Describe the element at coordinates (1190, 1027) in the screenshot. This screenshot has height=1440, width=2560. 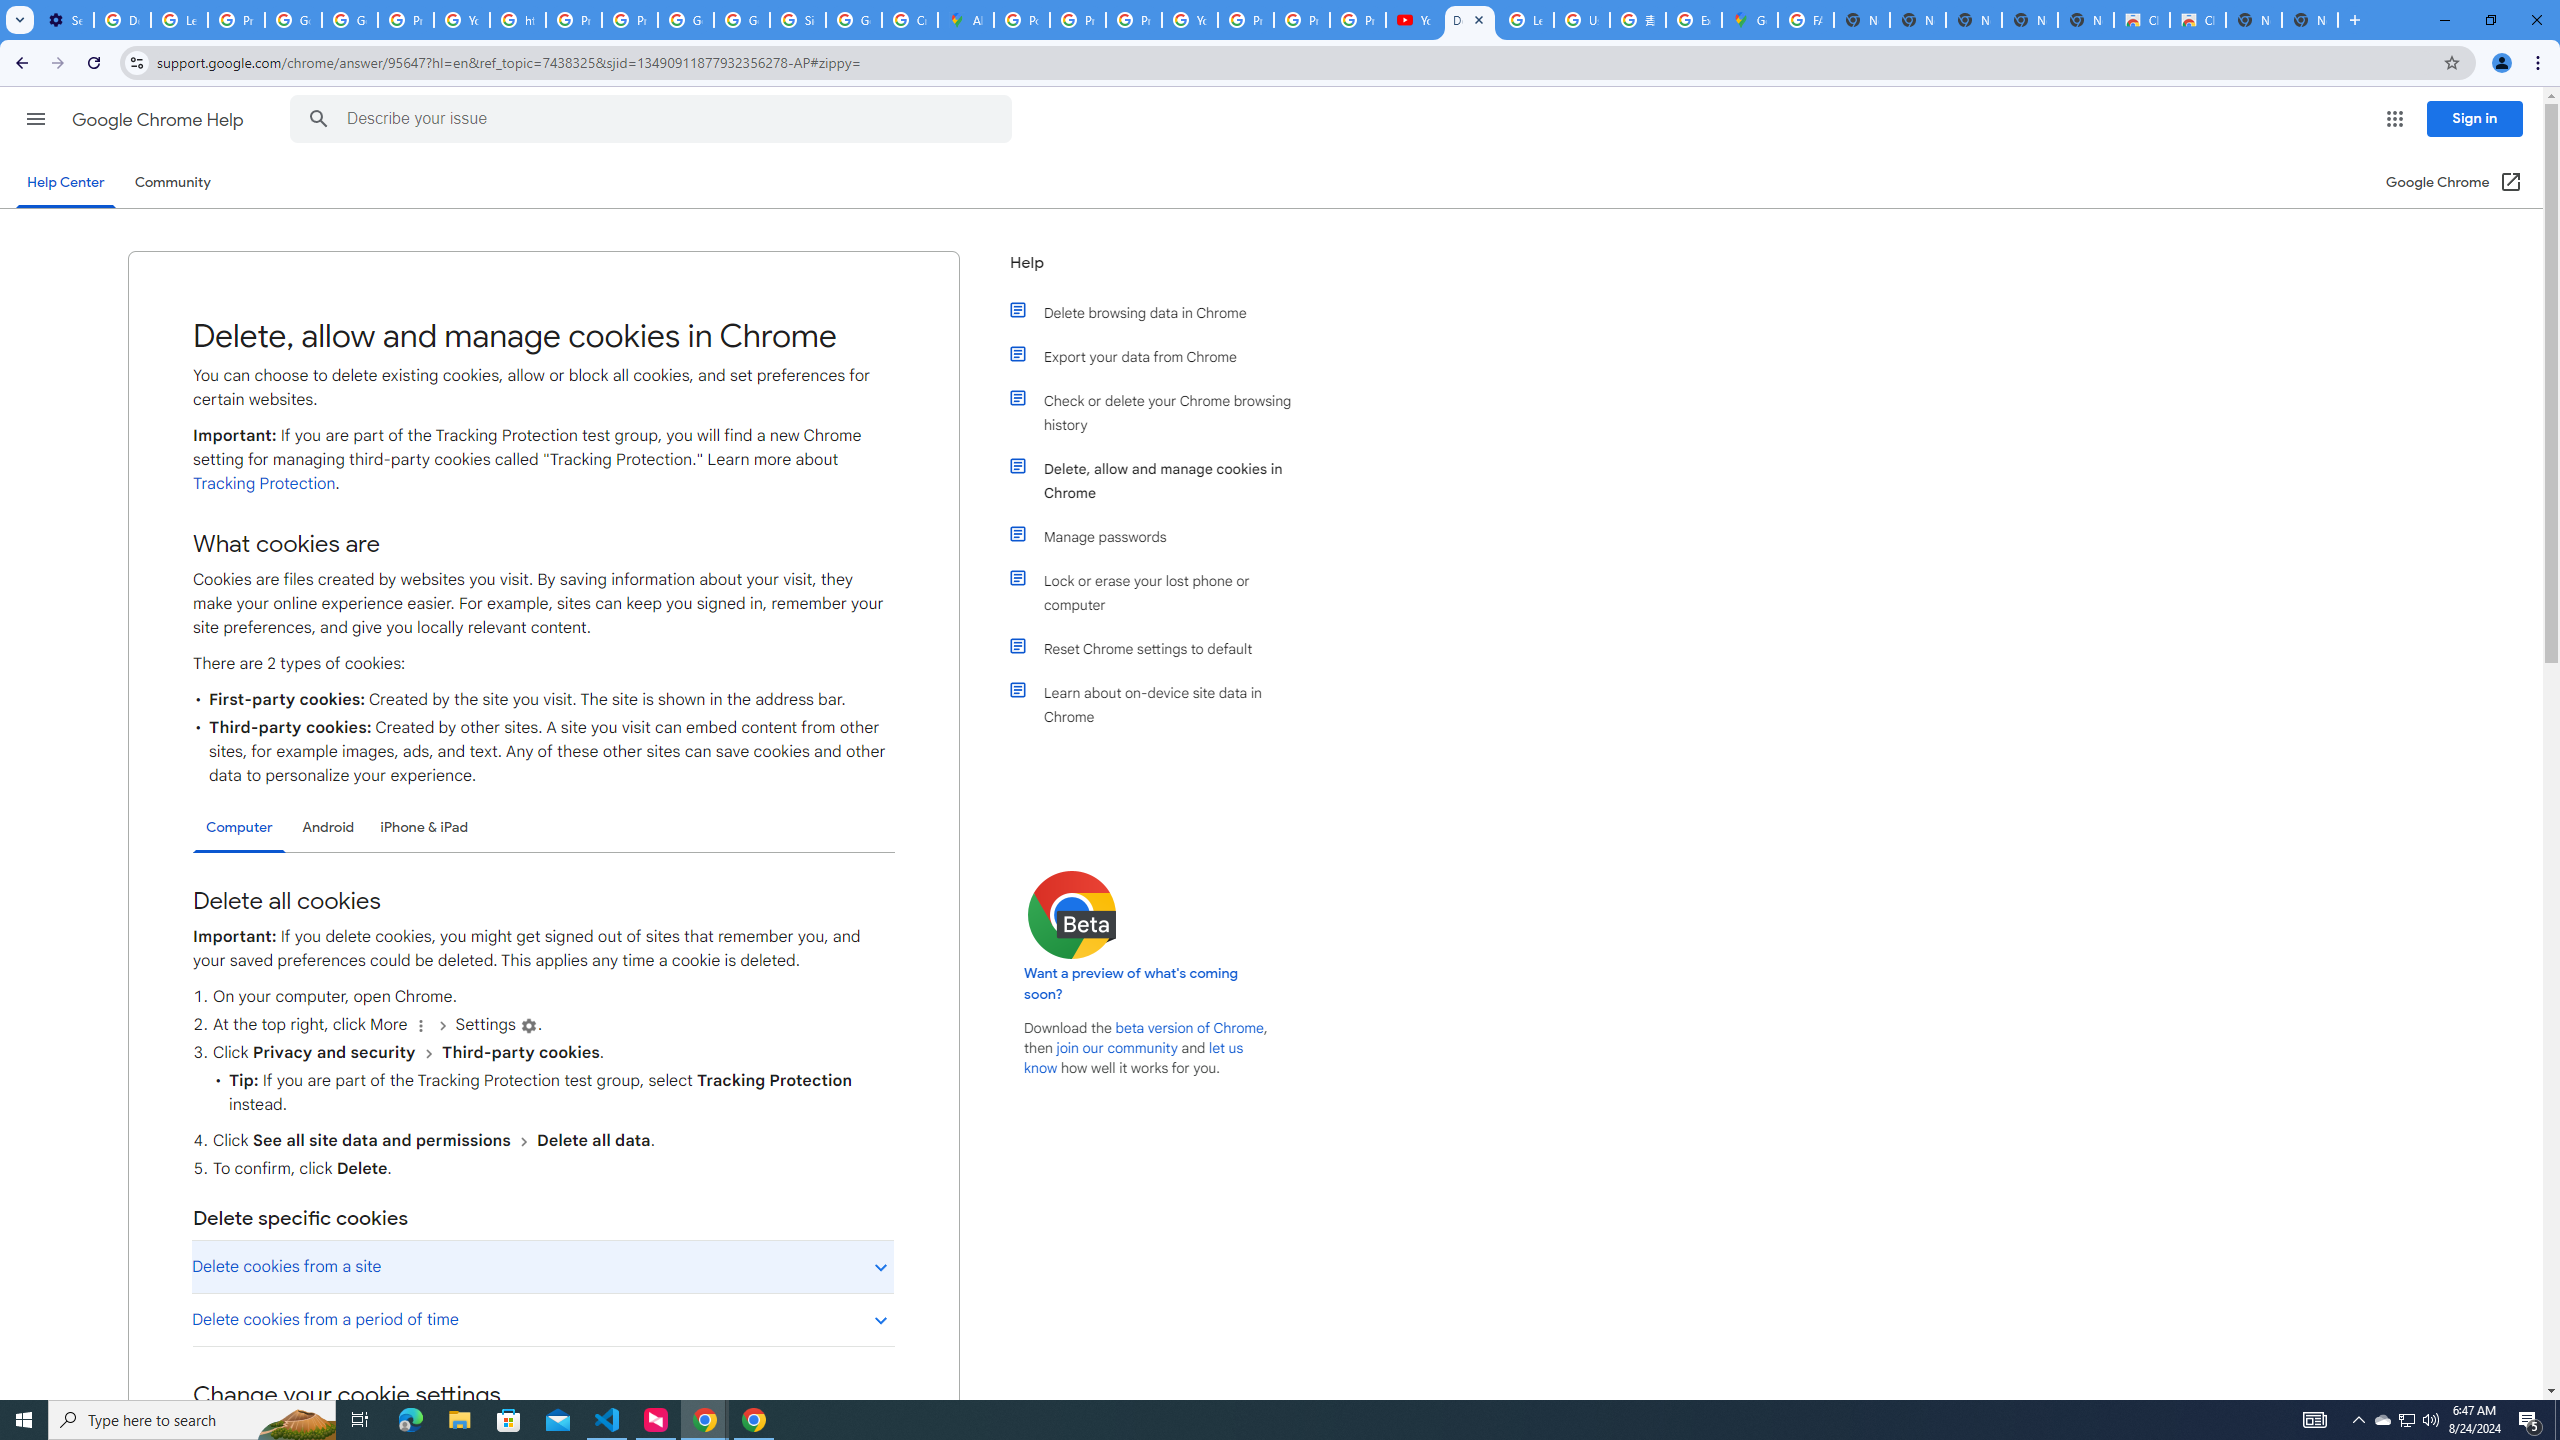
I see `'beta version of Chrome'` at that location.